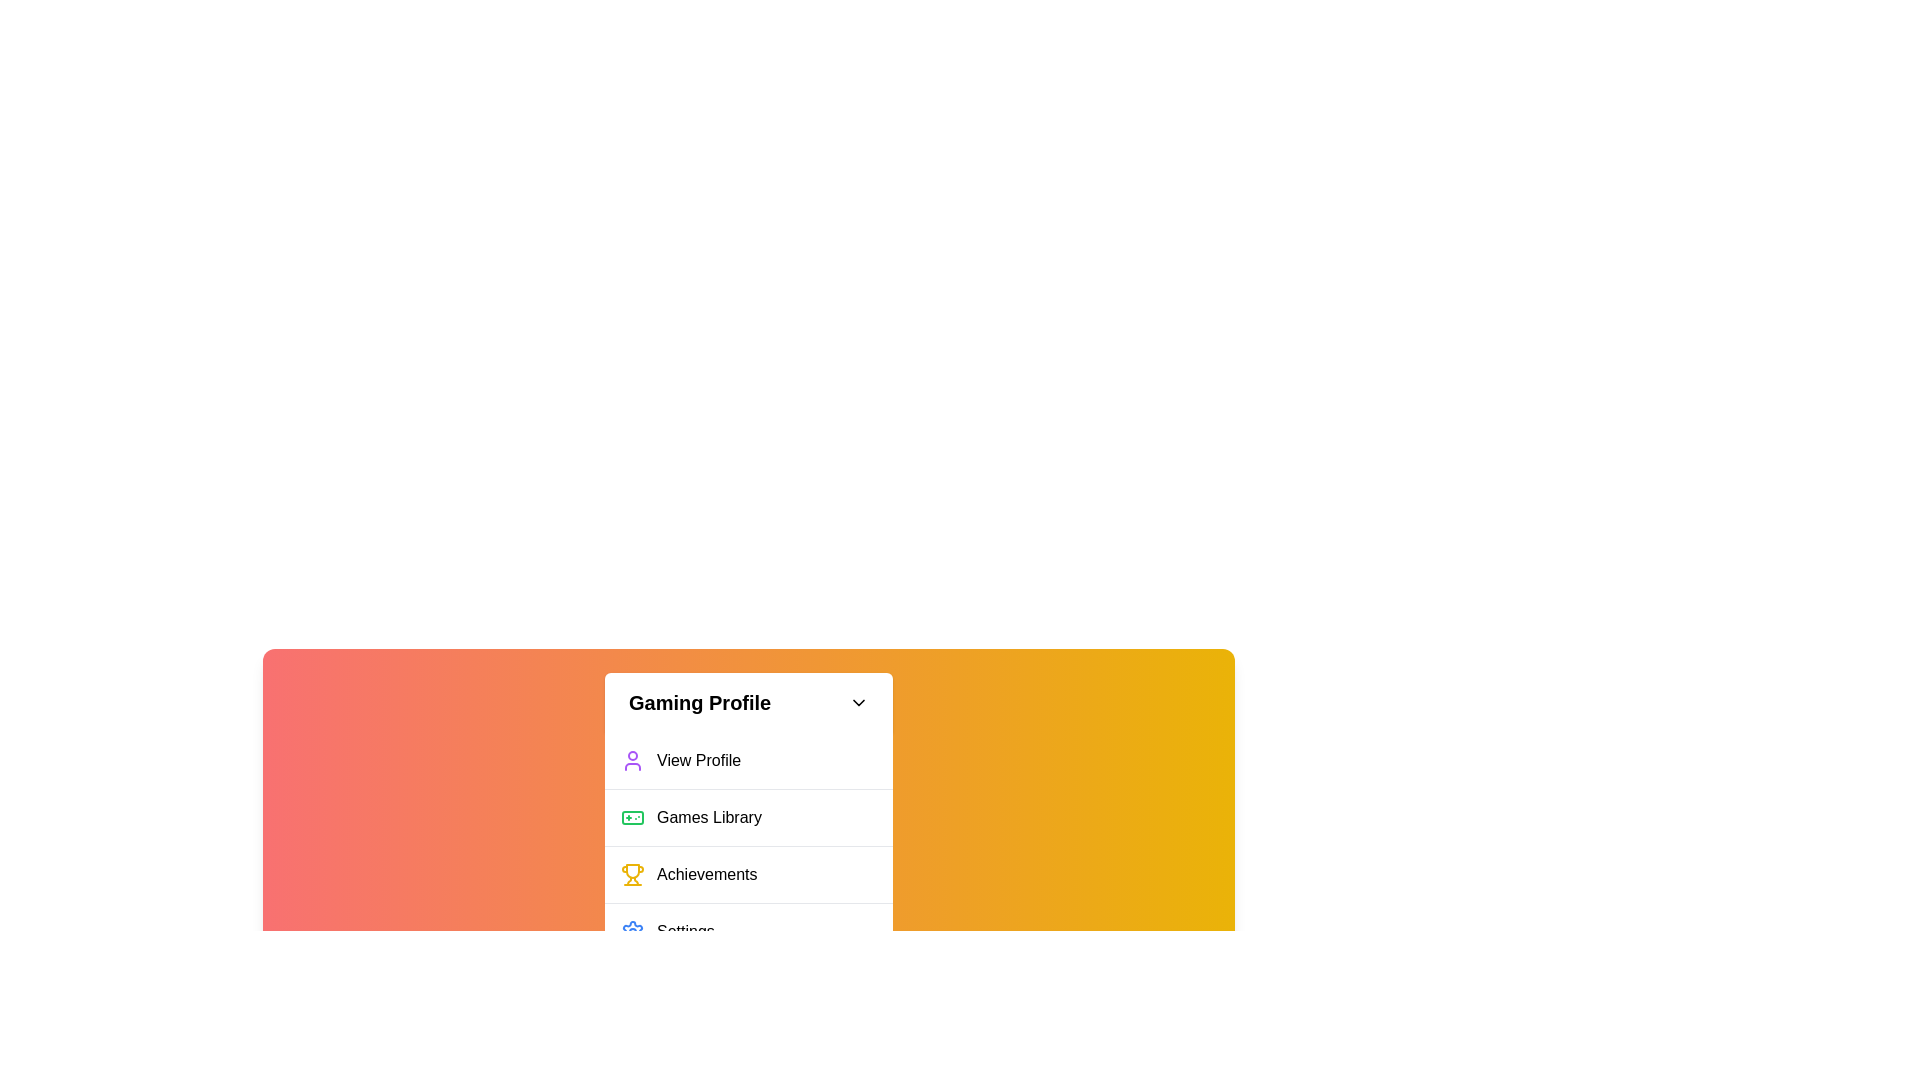 This screenshot has height=1080, width=1920. What do you see at coordinates (747, 760) in the screenshot?
I see `the 'View Profile' option in the Gaming Profile menu` at bounding box center [747, 760].